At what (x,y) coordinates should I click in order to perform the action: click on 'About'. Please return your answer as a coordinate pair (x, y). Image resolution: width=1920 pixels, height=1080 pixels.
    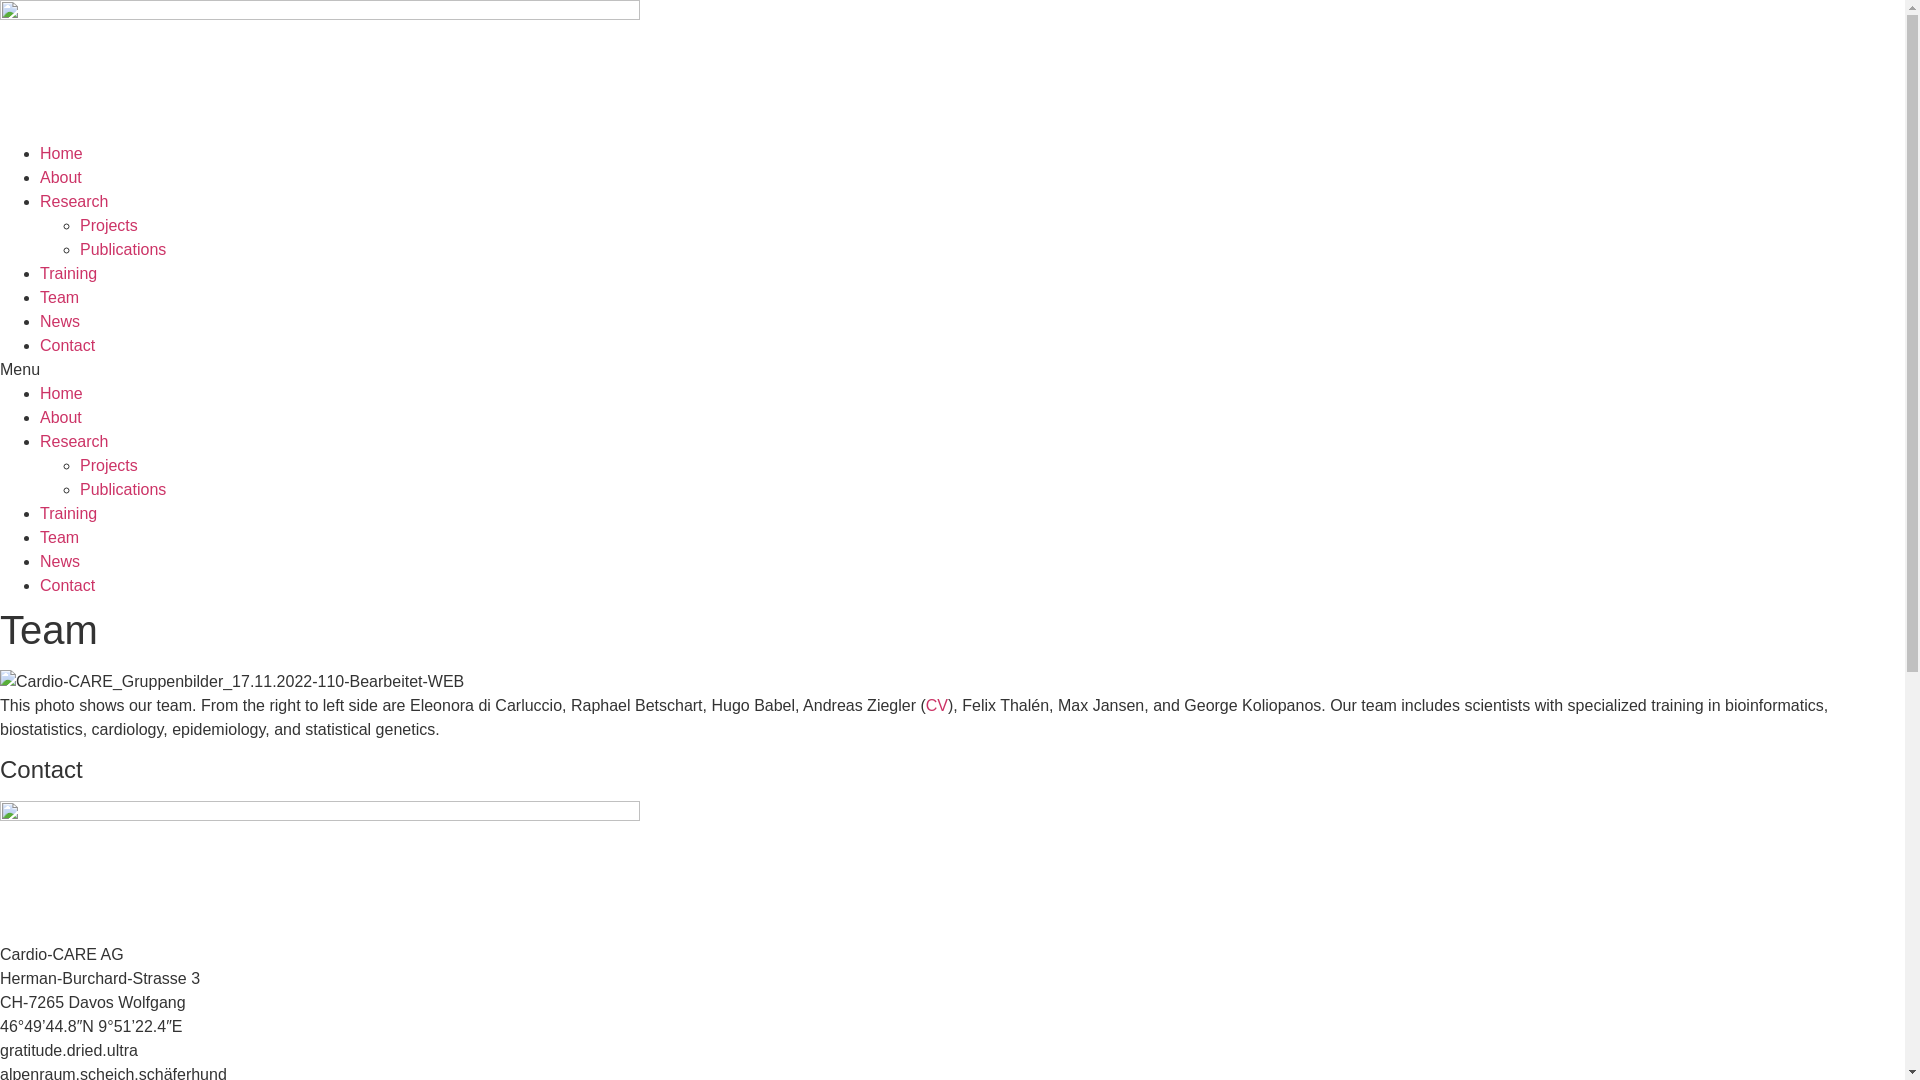
    Looking at the image, I should click on (61, 416).